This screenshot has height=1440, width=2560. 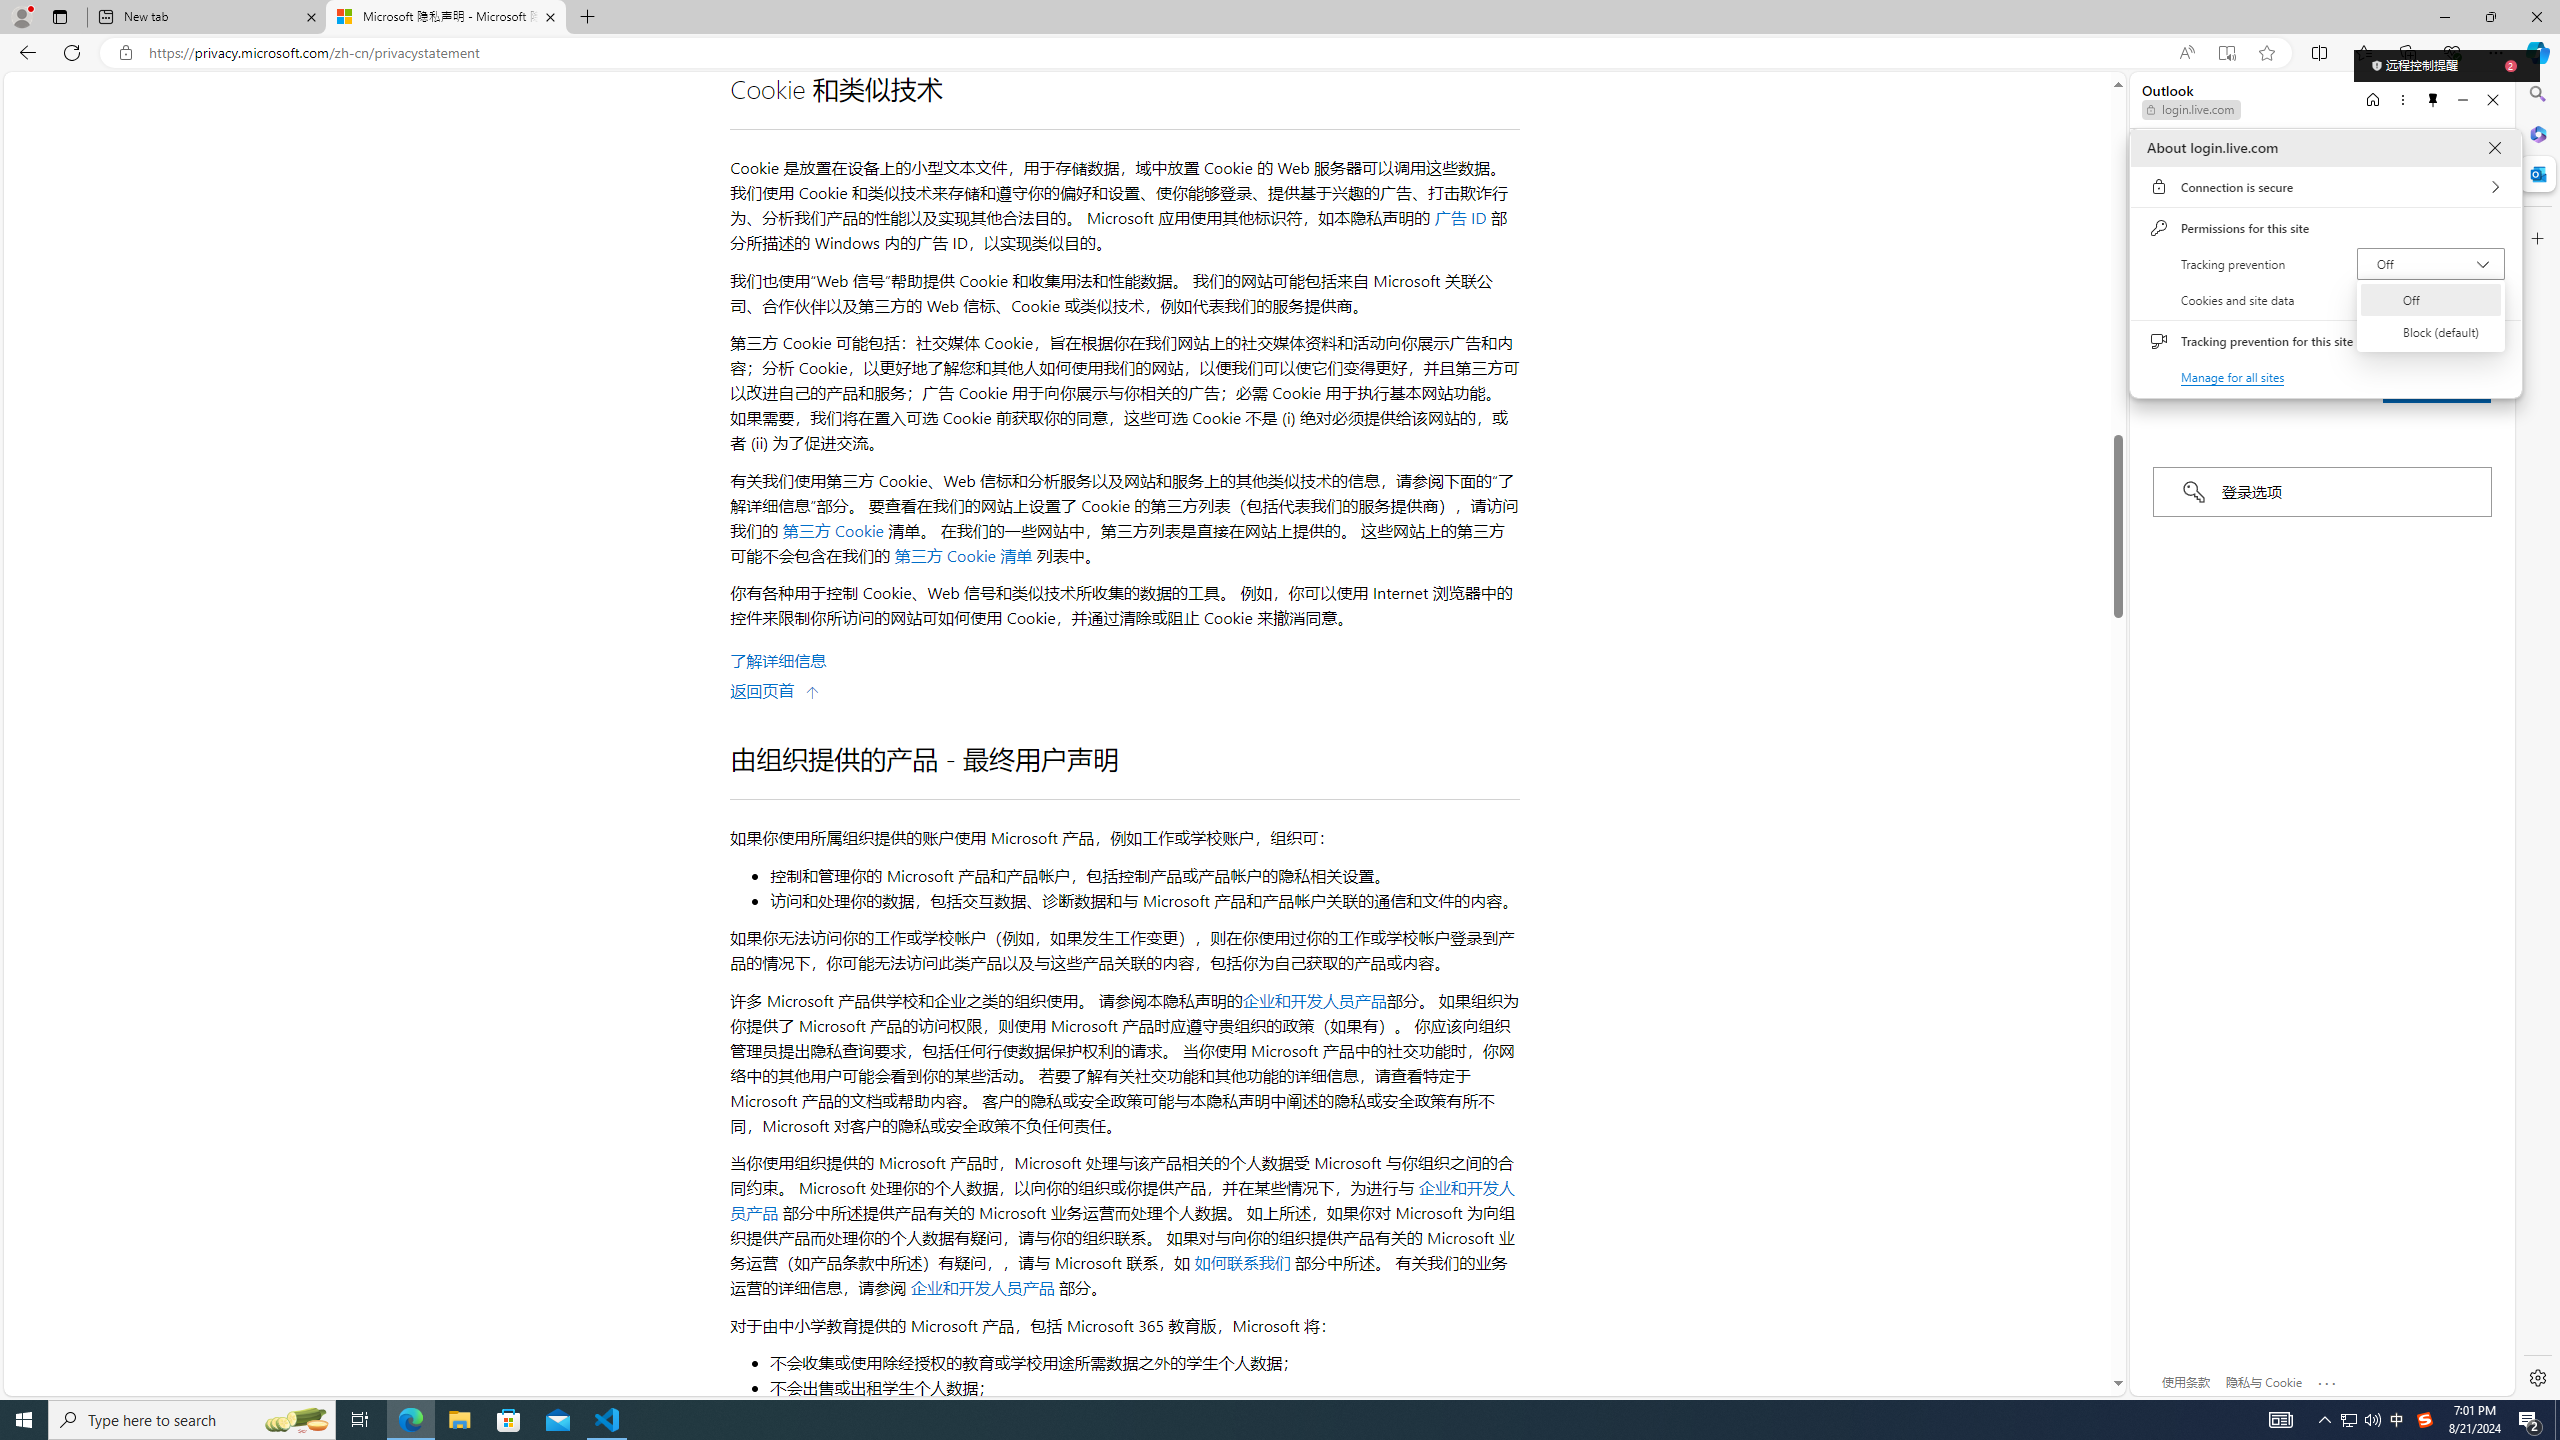 What do you see at coordinates (2556, 1418) in the screenshot?
I see `'Show desktop'` at bounding box center [2556, 1418].